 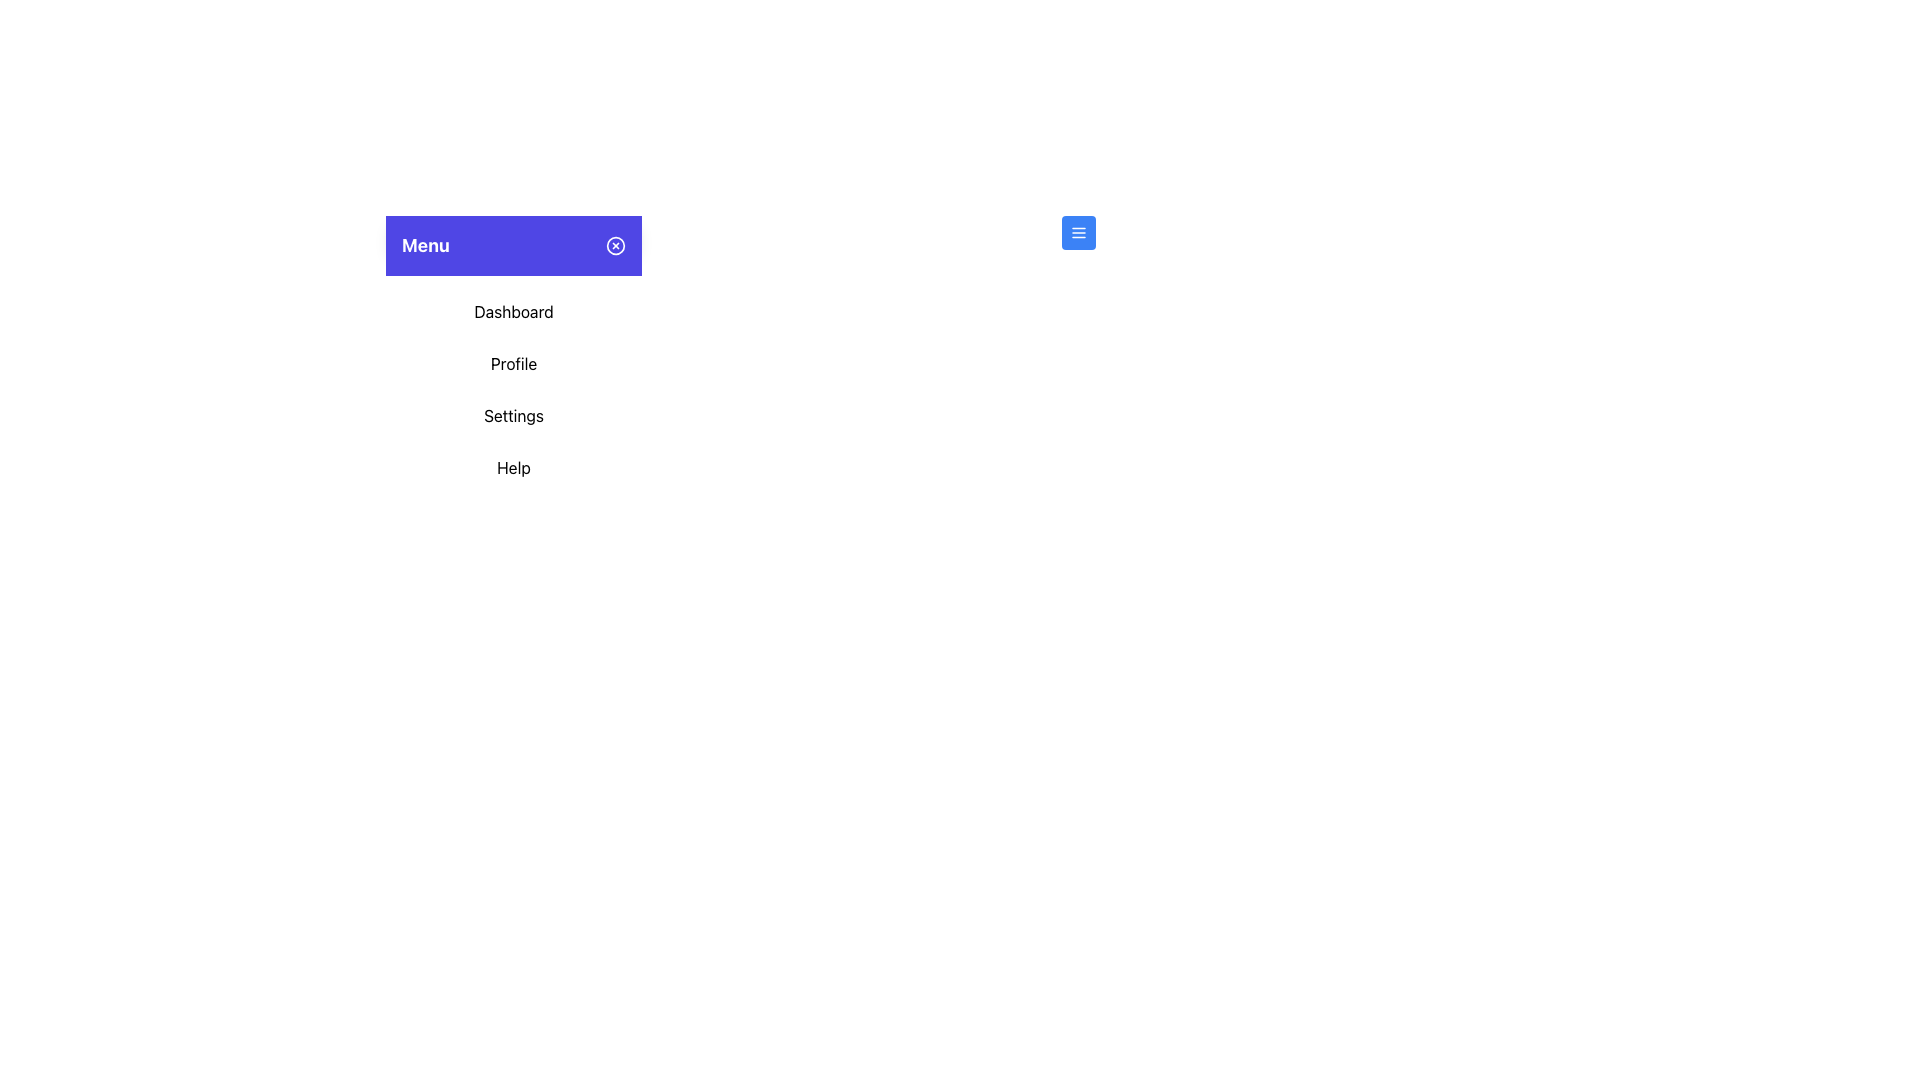 What do you see at coordinates (1077, 231) in the screenshot?
I see `the menu toggle button located at the top of the interface` at bounding box center [1077, 231].